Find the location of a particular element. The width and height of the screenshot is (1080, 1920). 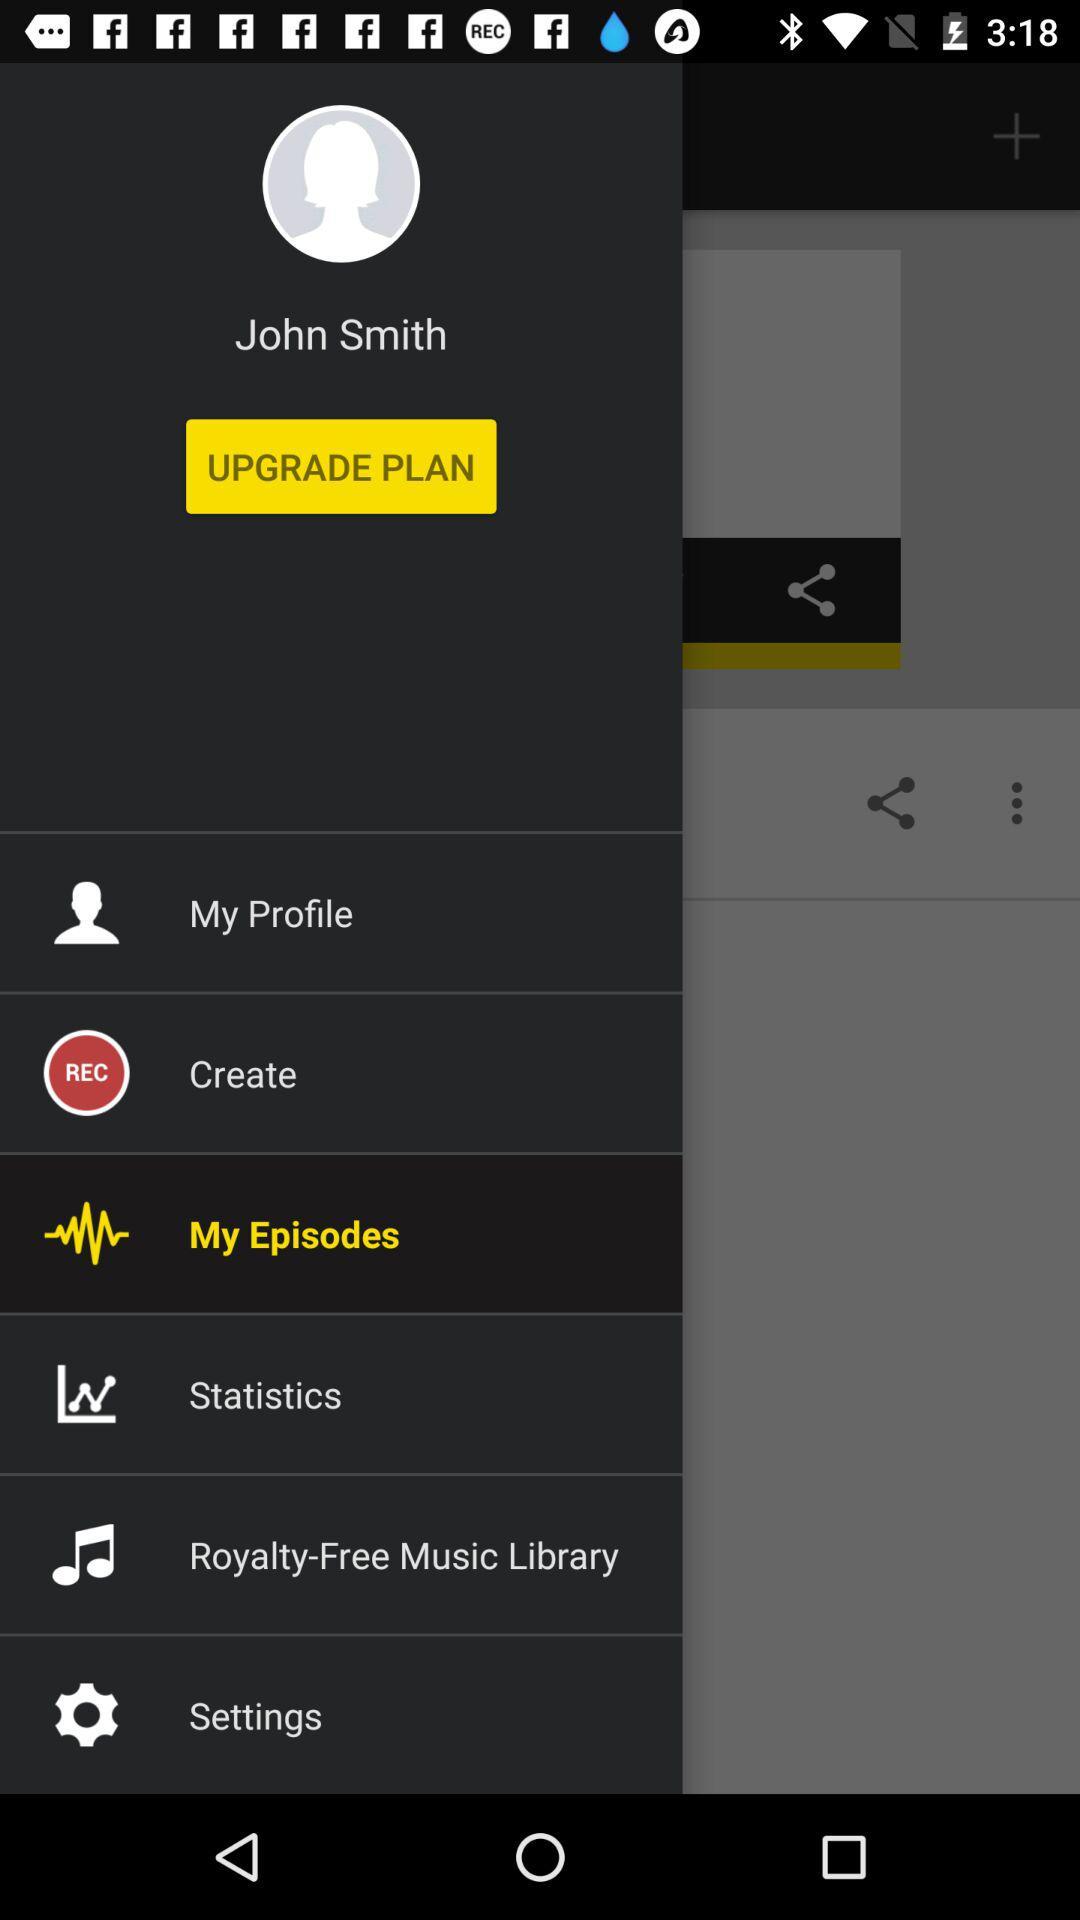

move to icon which is above the john smith is located at coordinates (340, 183).